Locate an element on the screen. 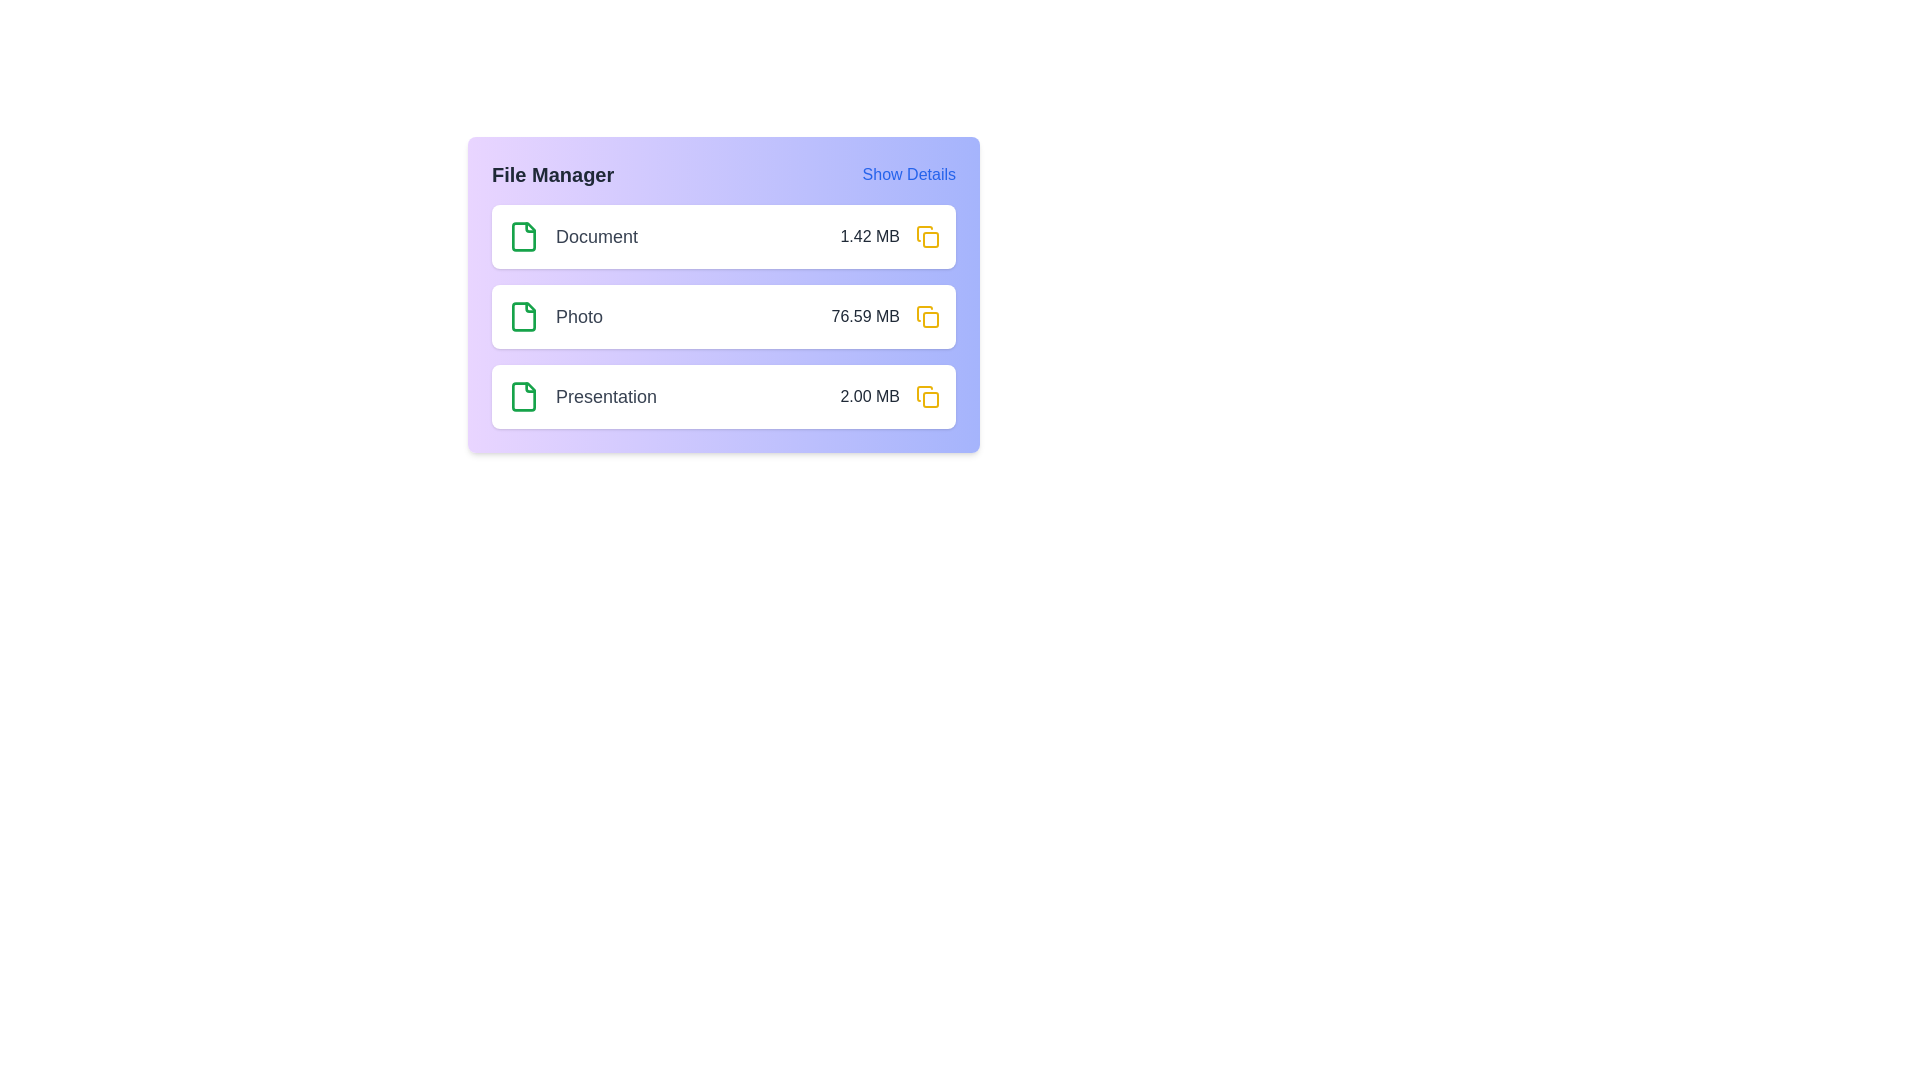 The image size is (1920, 1080). the green file document icon corresponding to the 'Presentation' entry is located at coordinates (523, 397).